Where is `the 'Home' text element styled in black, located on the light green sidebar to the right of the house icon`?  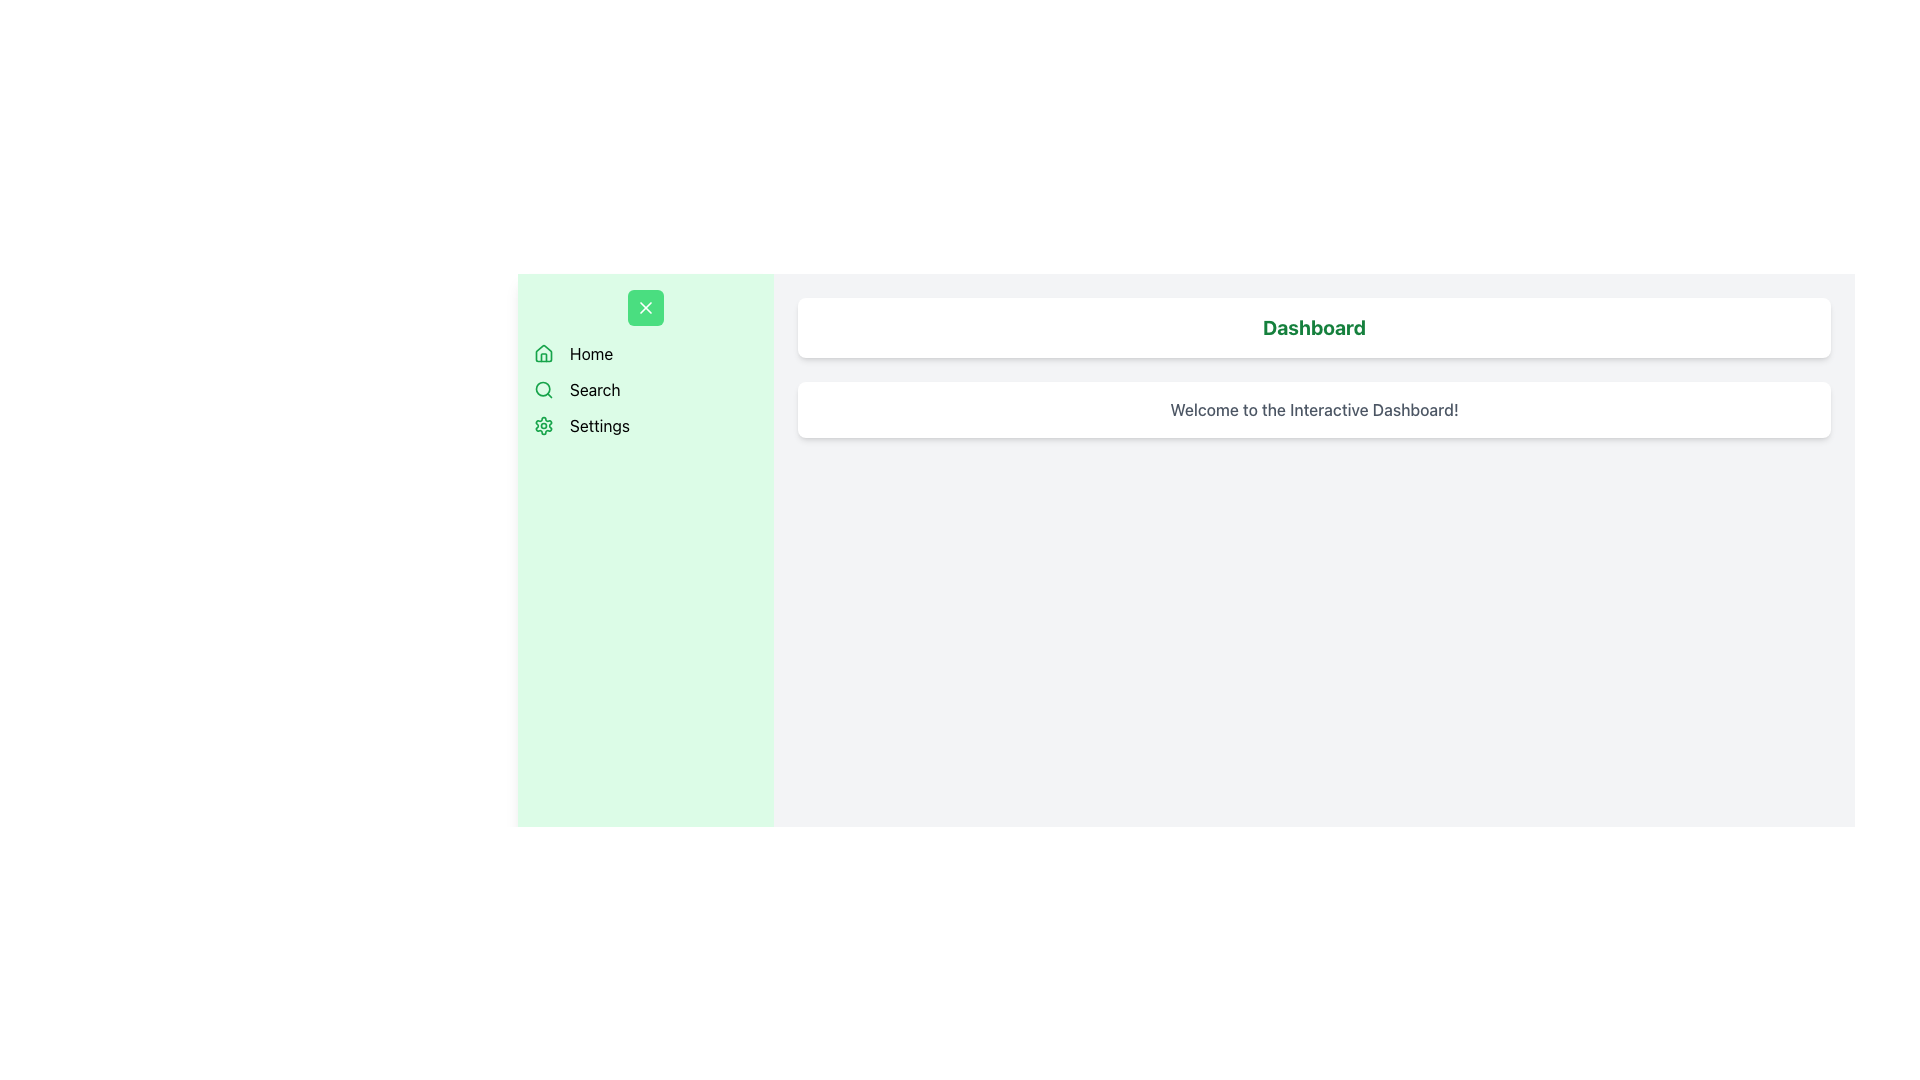 the 'Home' text element styled in black, located on the light green sidebar to the right of the house icon is located at coordinates (590, 353).